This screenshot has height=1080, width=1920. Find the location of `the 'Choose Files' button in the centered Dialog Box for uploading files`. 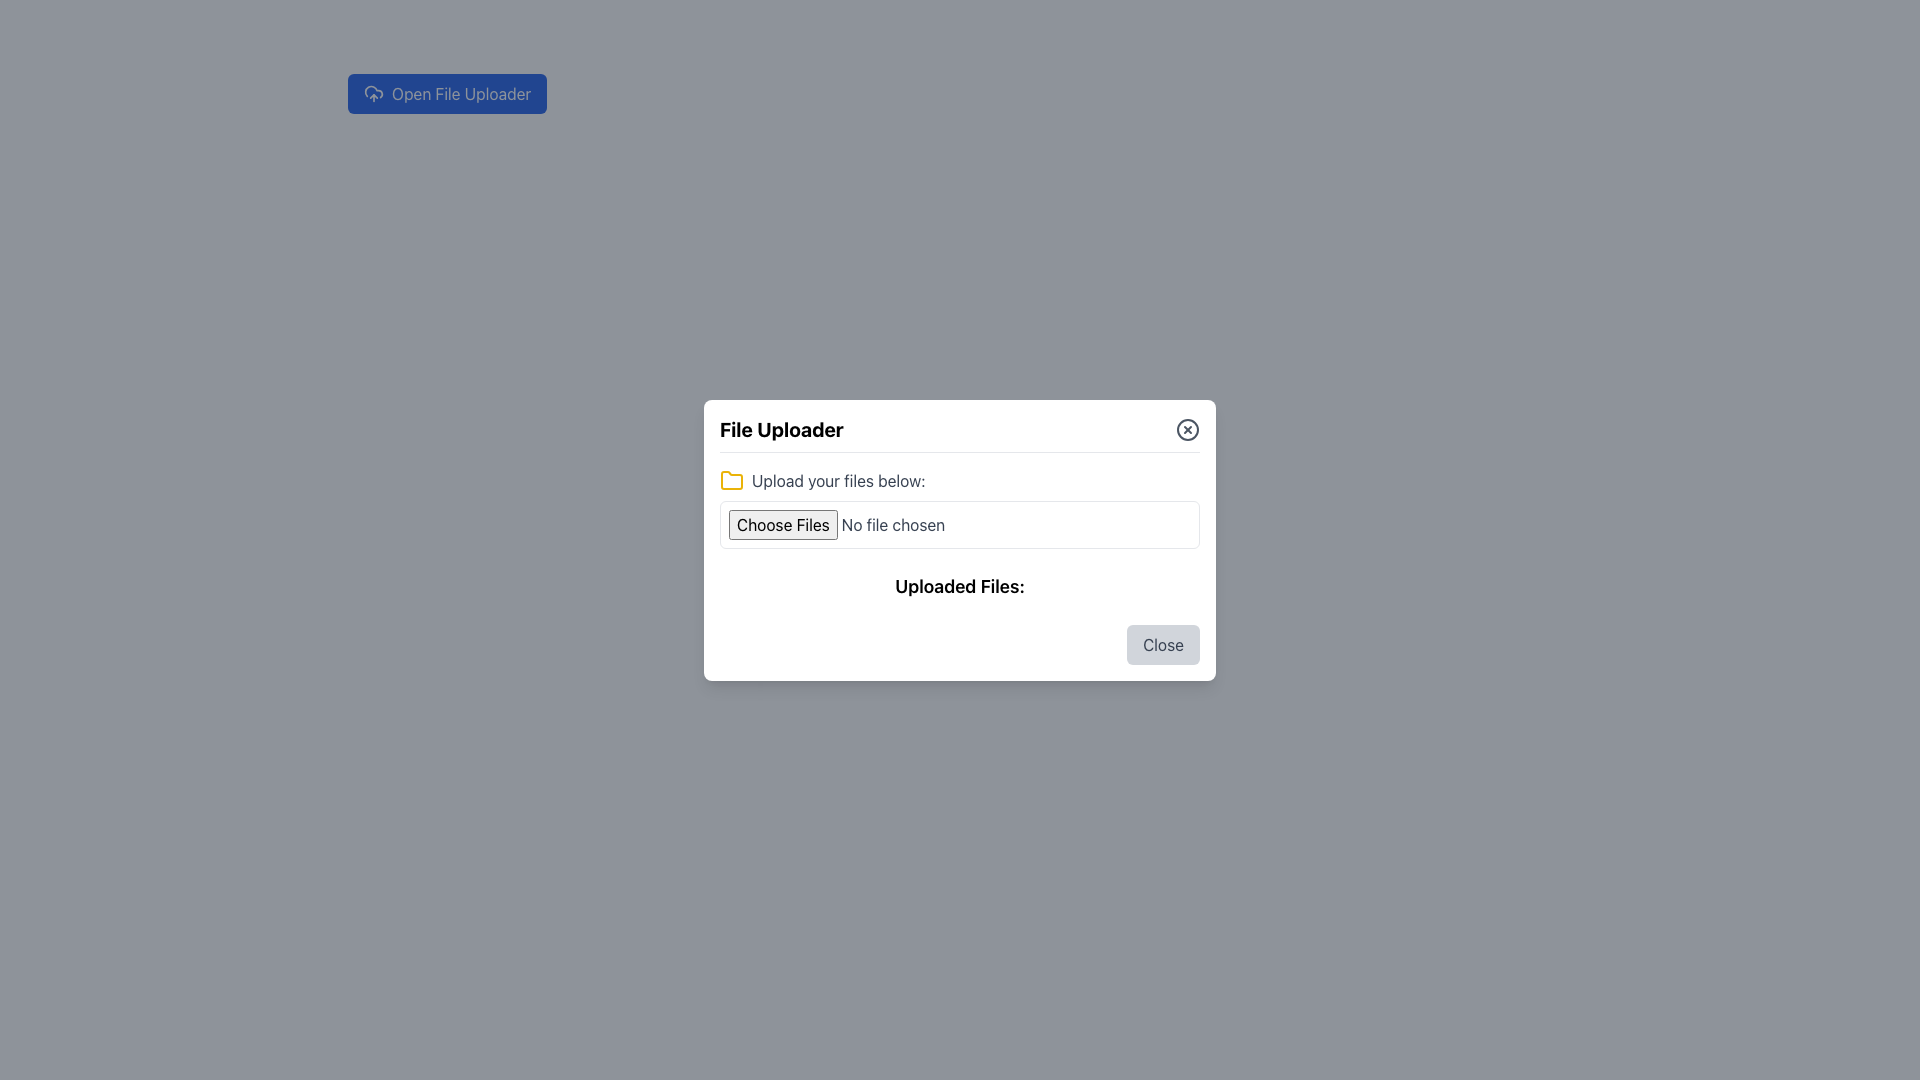

the 'Choose Files' button in the centered Dialog Box for uploading files is located at coordinates (960, 540).